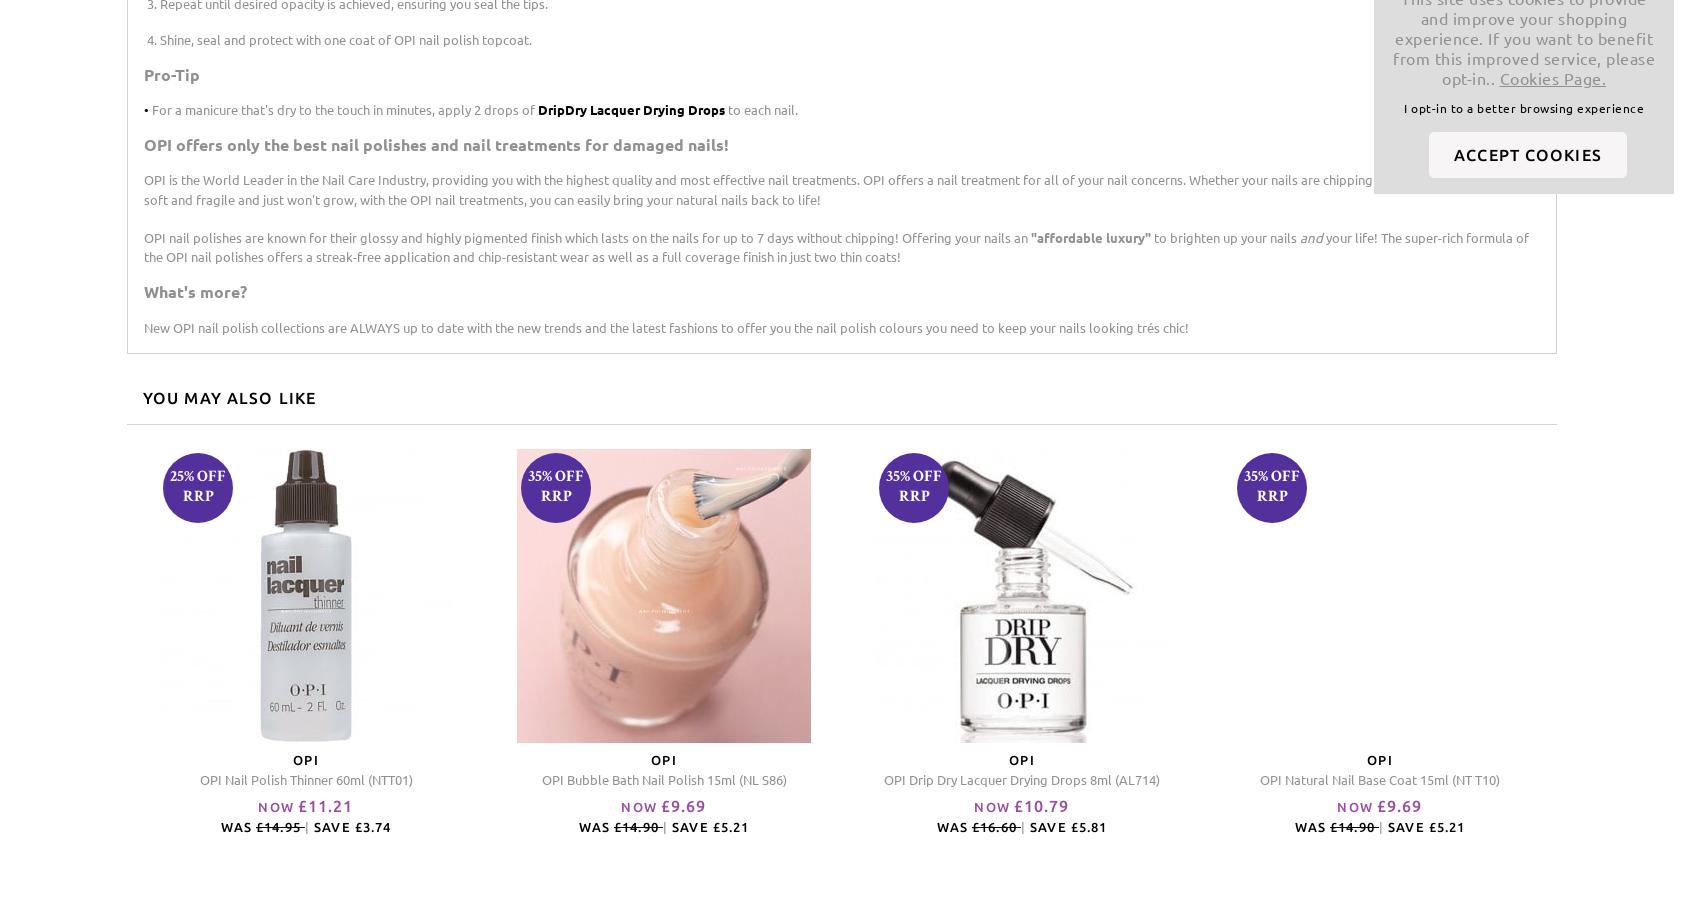 This screenshot has height=898, width=1684. I want to click on 'New OPI nail polish collections are ALWAYS up to date with the new trends and the latest fashions to offer you the nail polish colours you need to keep your nails looking trés chic!', so click(142, 326).